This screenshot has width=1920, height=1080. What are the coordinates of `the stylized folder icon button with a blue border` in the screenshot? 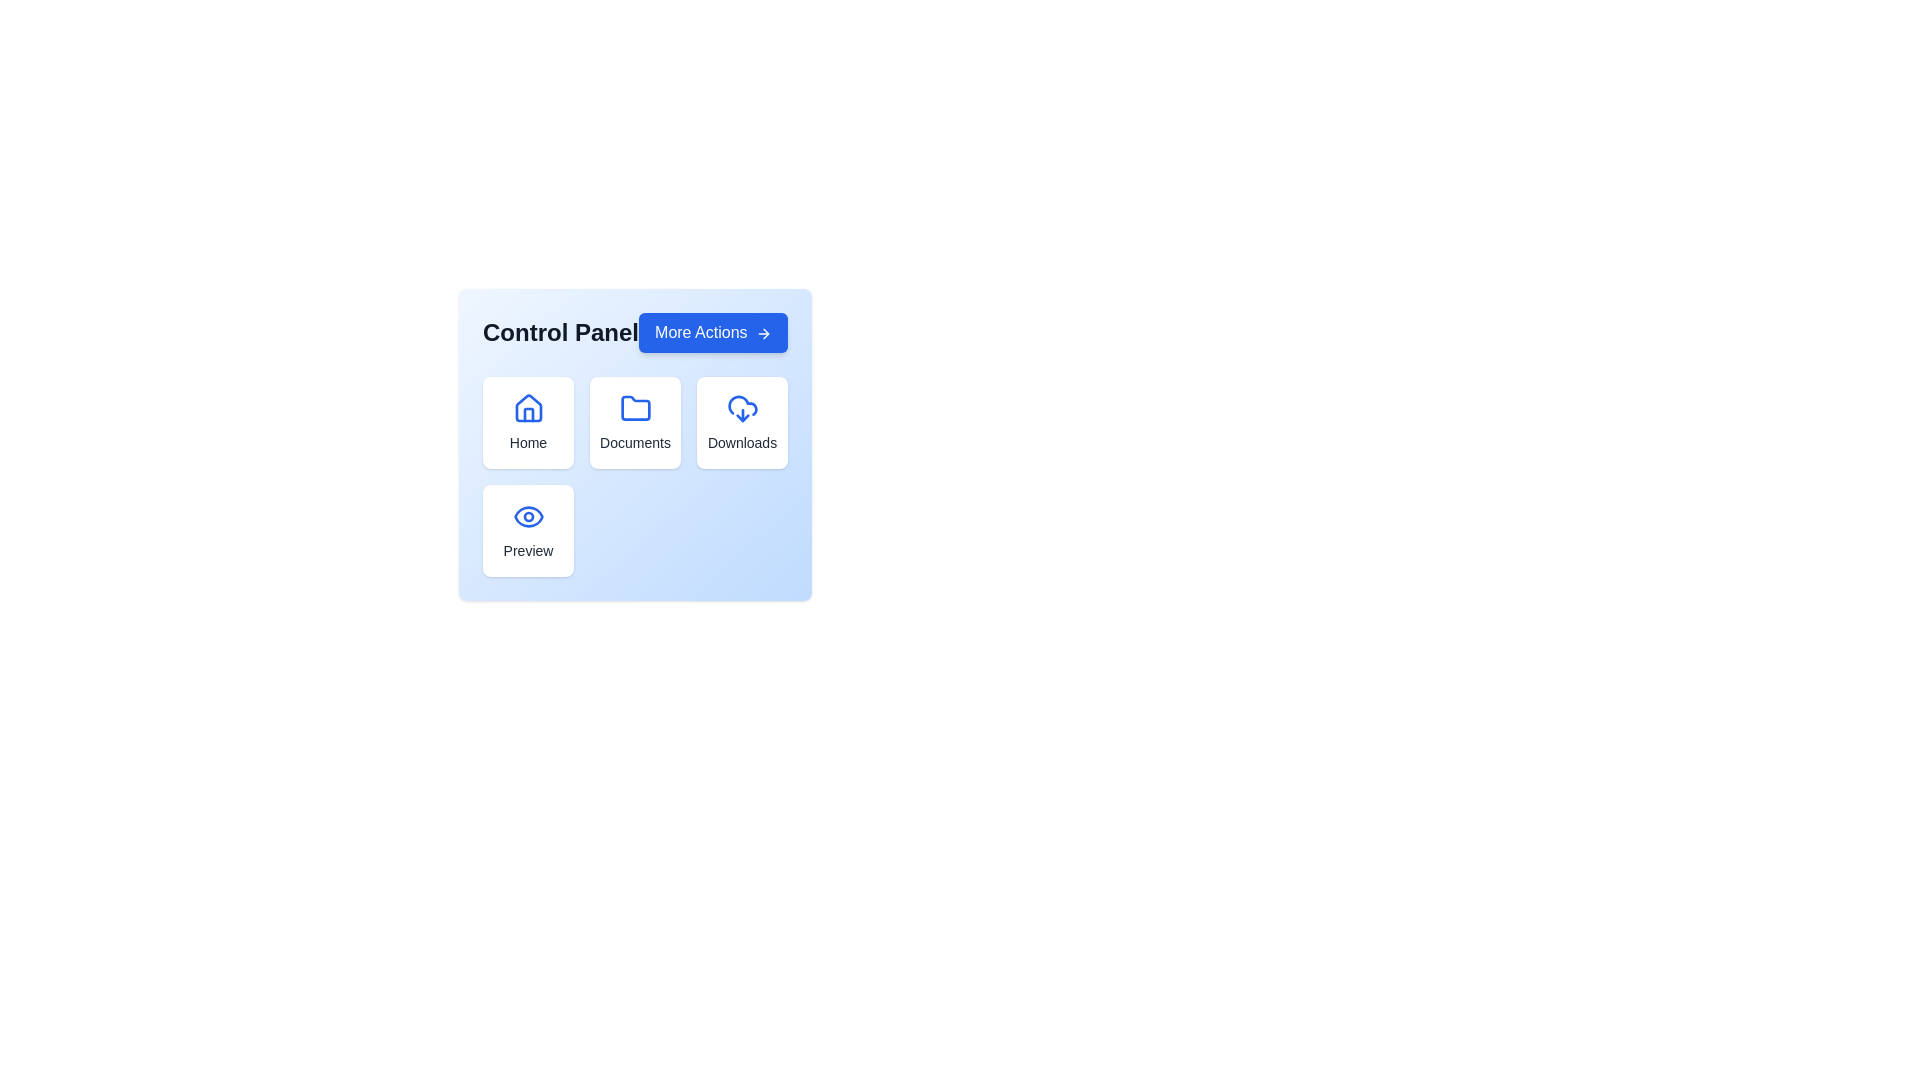 It's located at (634, 407).